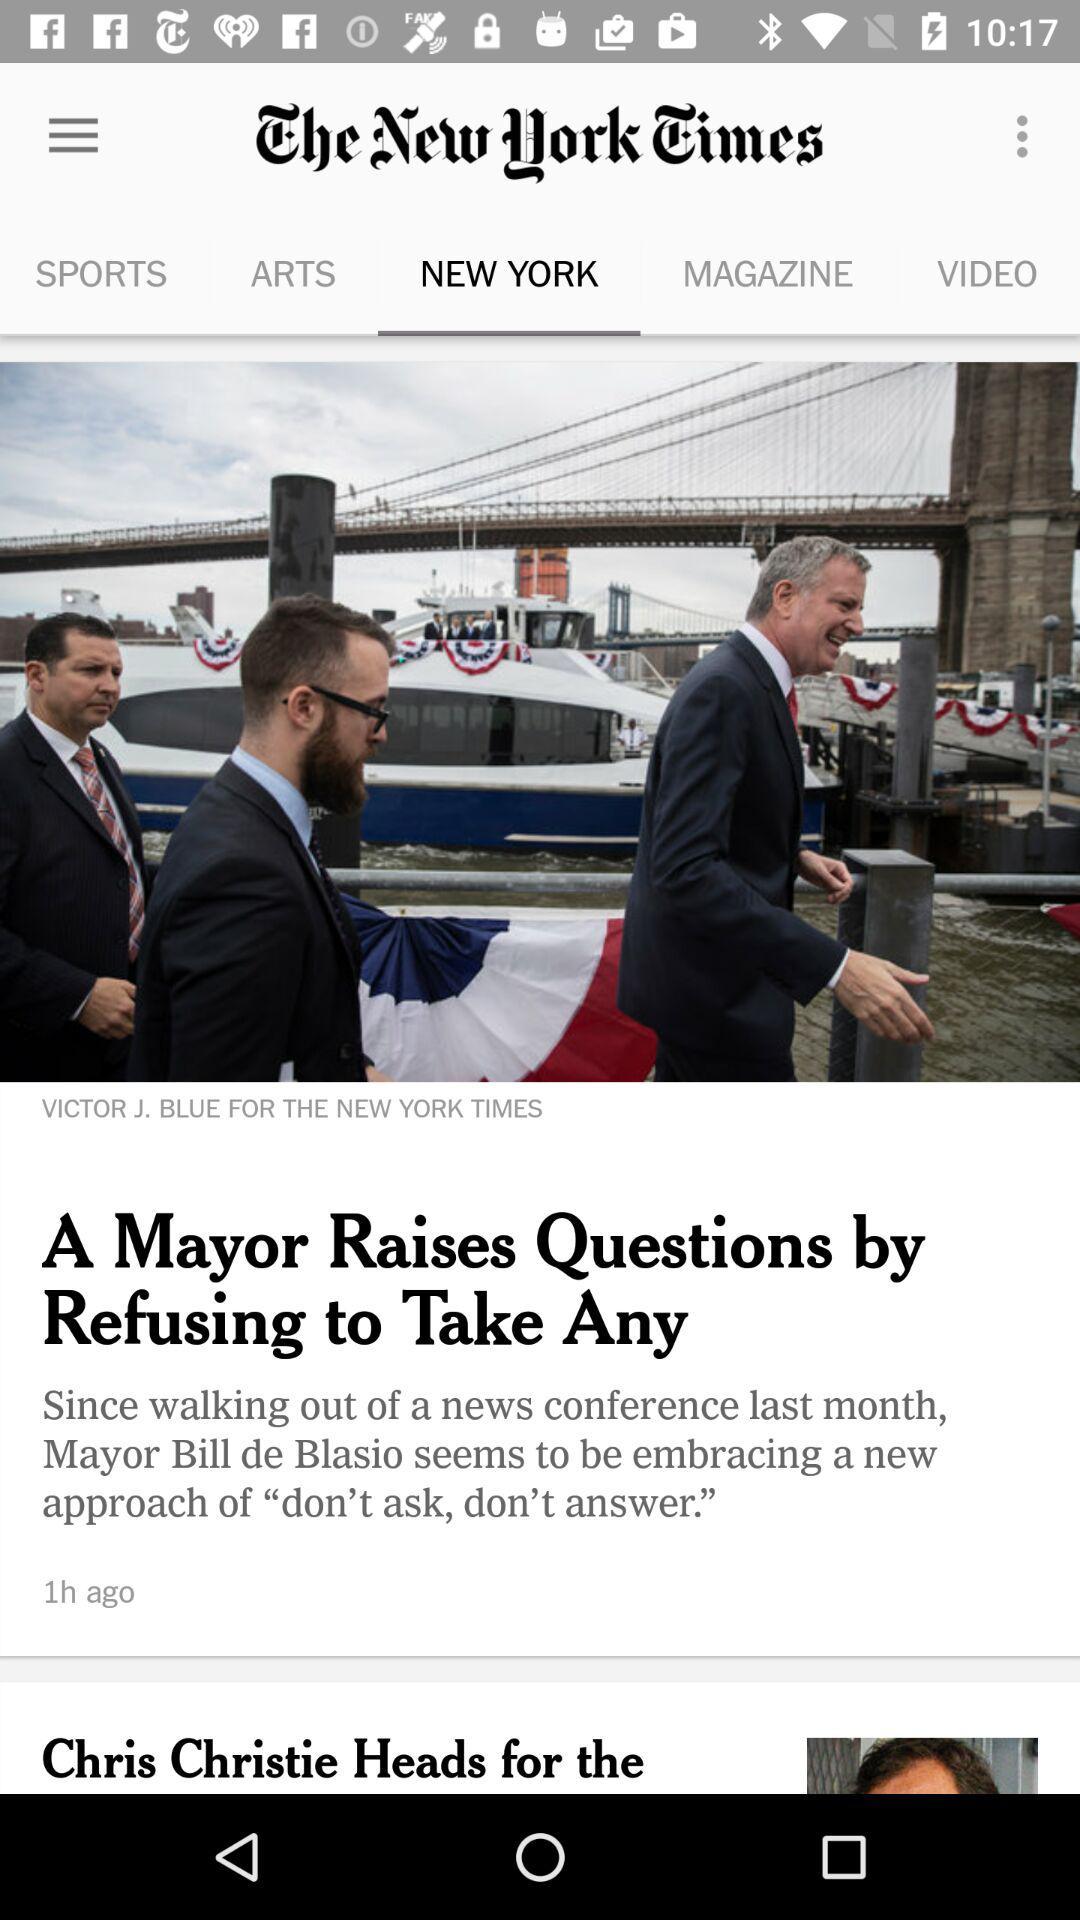 The height and width of the screenshot is (1920, 1080). Describe the element at coordinates (766, 272) in the screenshot. I see `magazine icon` at that location.